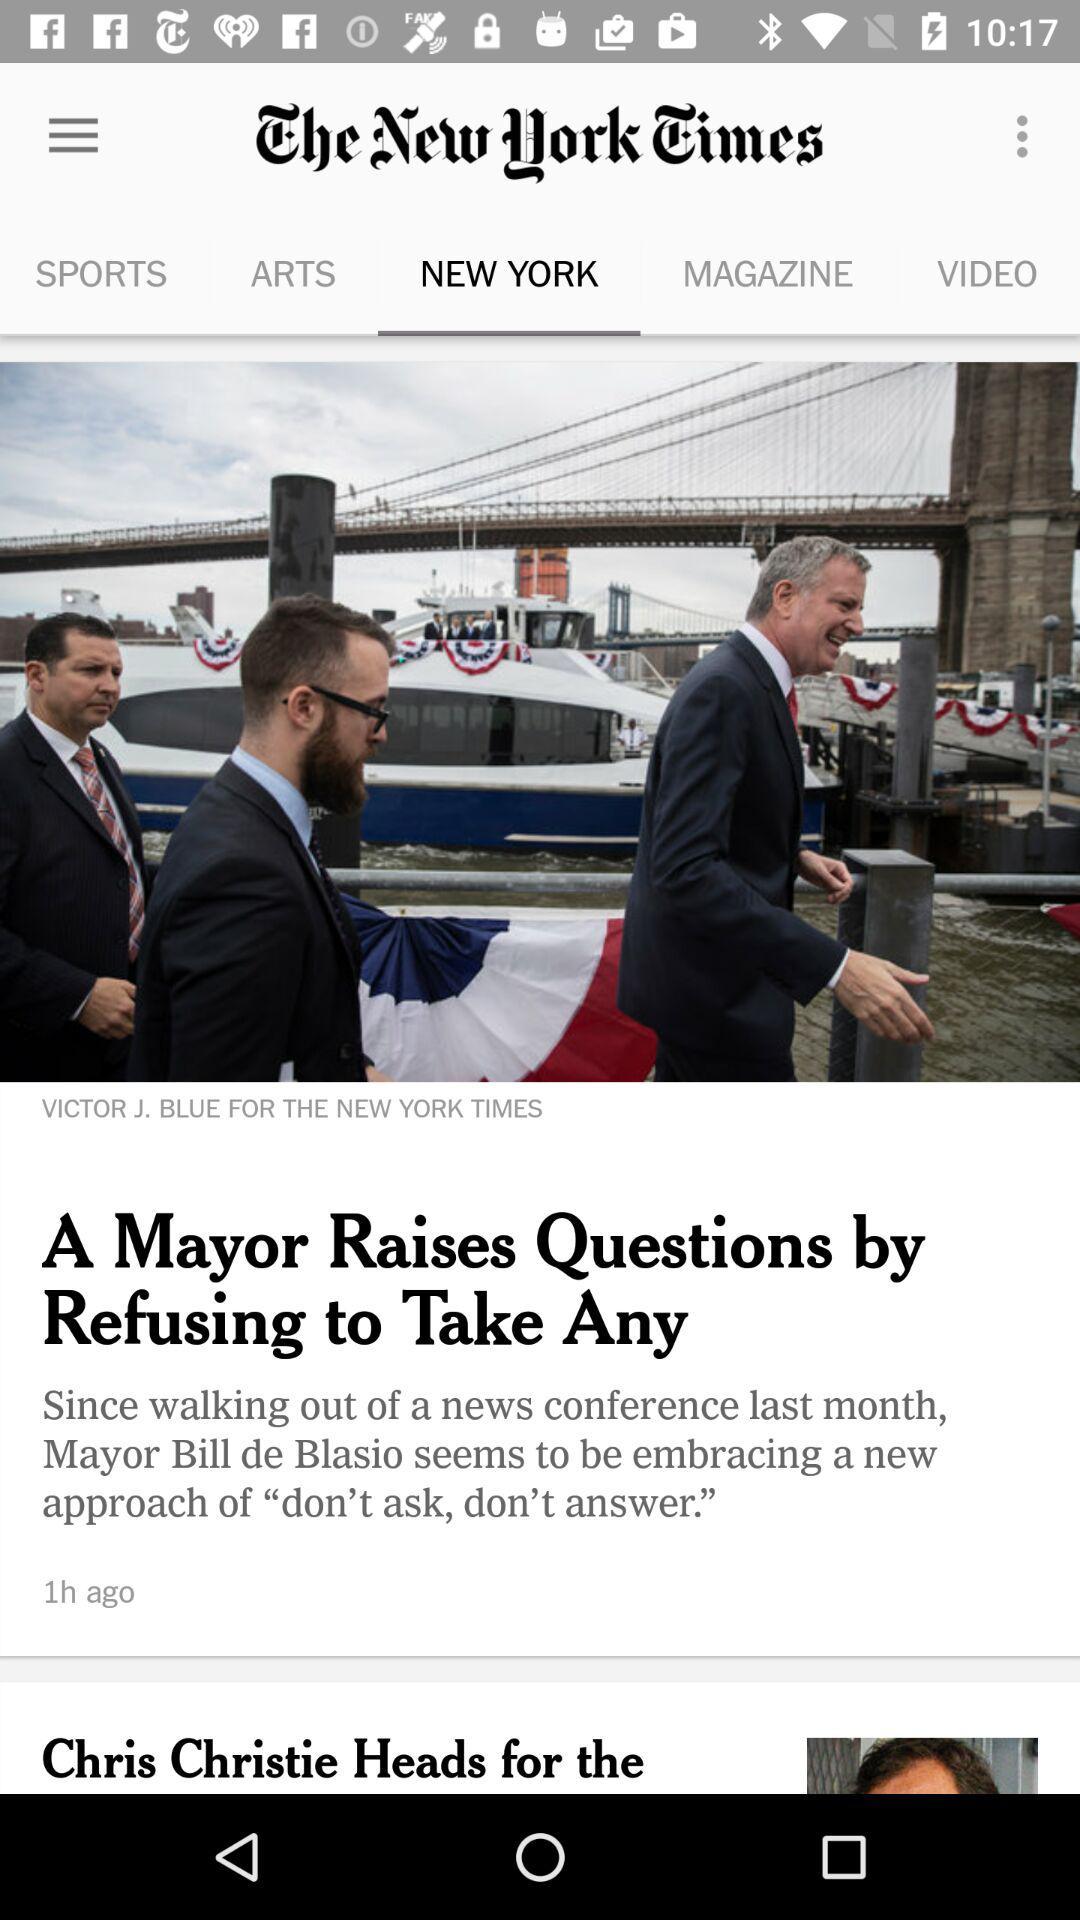 The height and width of the screenshot is (1920, 1080). Describe the element at coordinates (766, 272) in the screenshot. I see `magazine icon` at that location.